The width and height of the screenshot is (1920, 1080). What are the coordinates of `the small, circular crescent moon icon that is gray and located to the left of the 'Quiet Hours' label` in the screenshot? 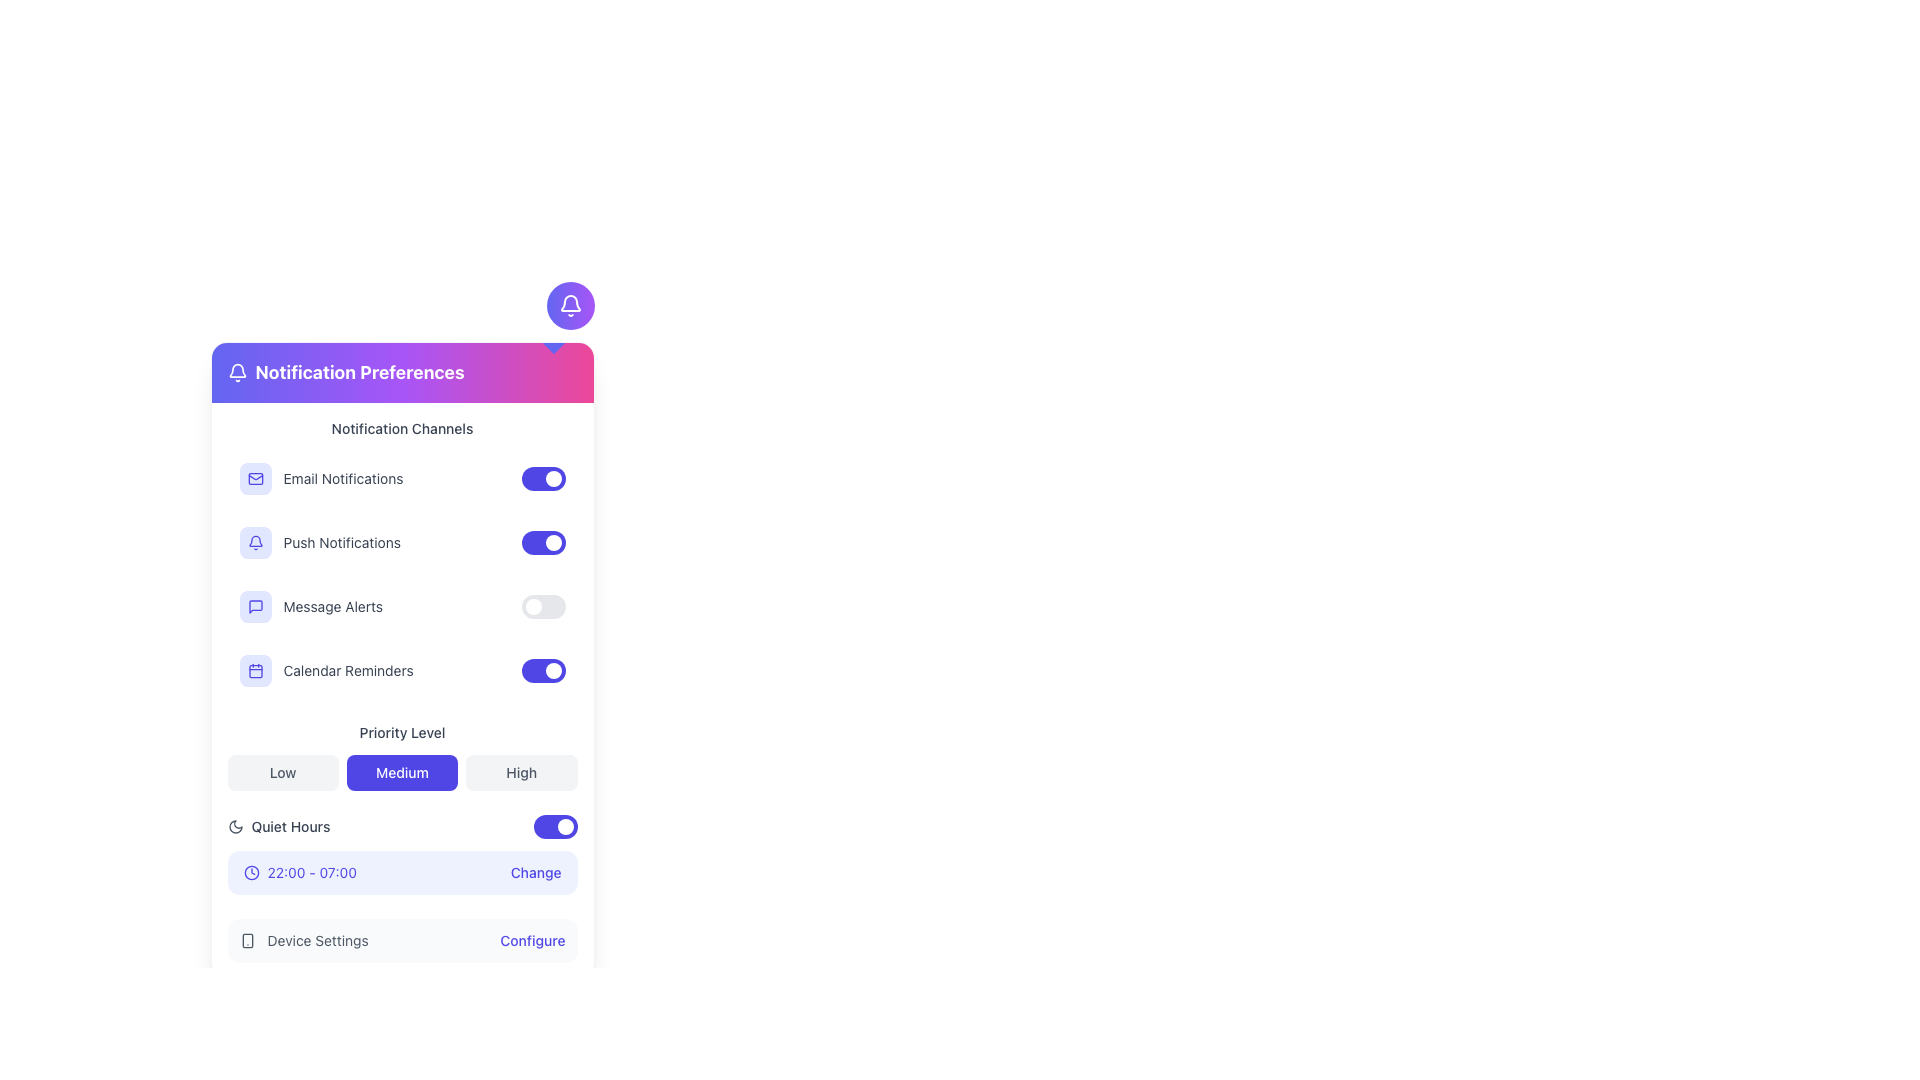 It's located at (235, 826).